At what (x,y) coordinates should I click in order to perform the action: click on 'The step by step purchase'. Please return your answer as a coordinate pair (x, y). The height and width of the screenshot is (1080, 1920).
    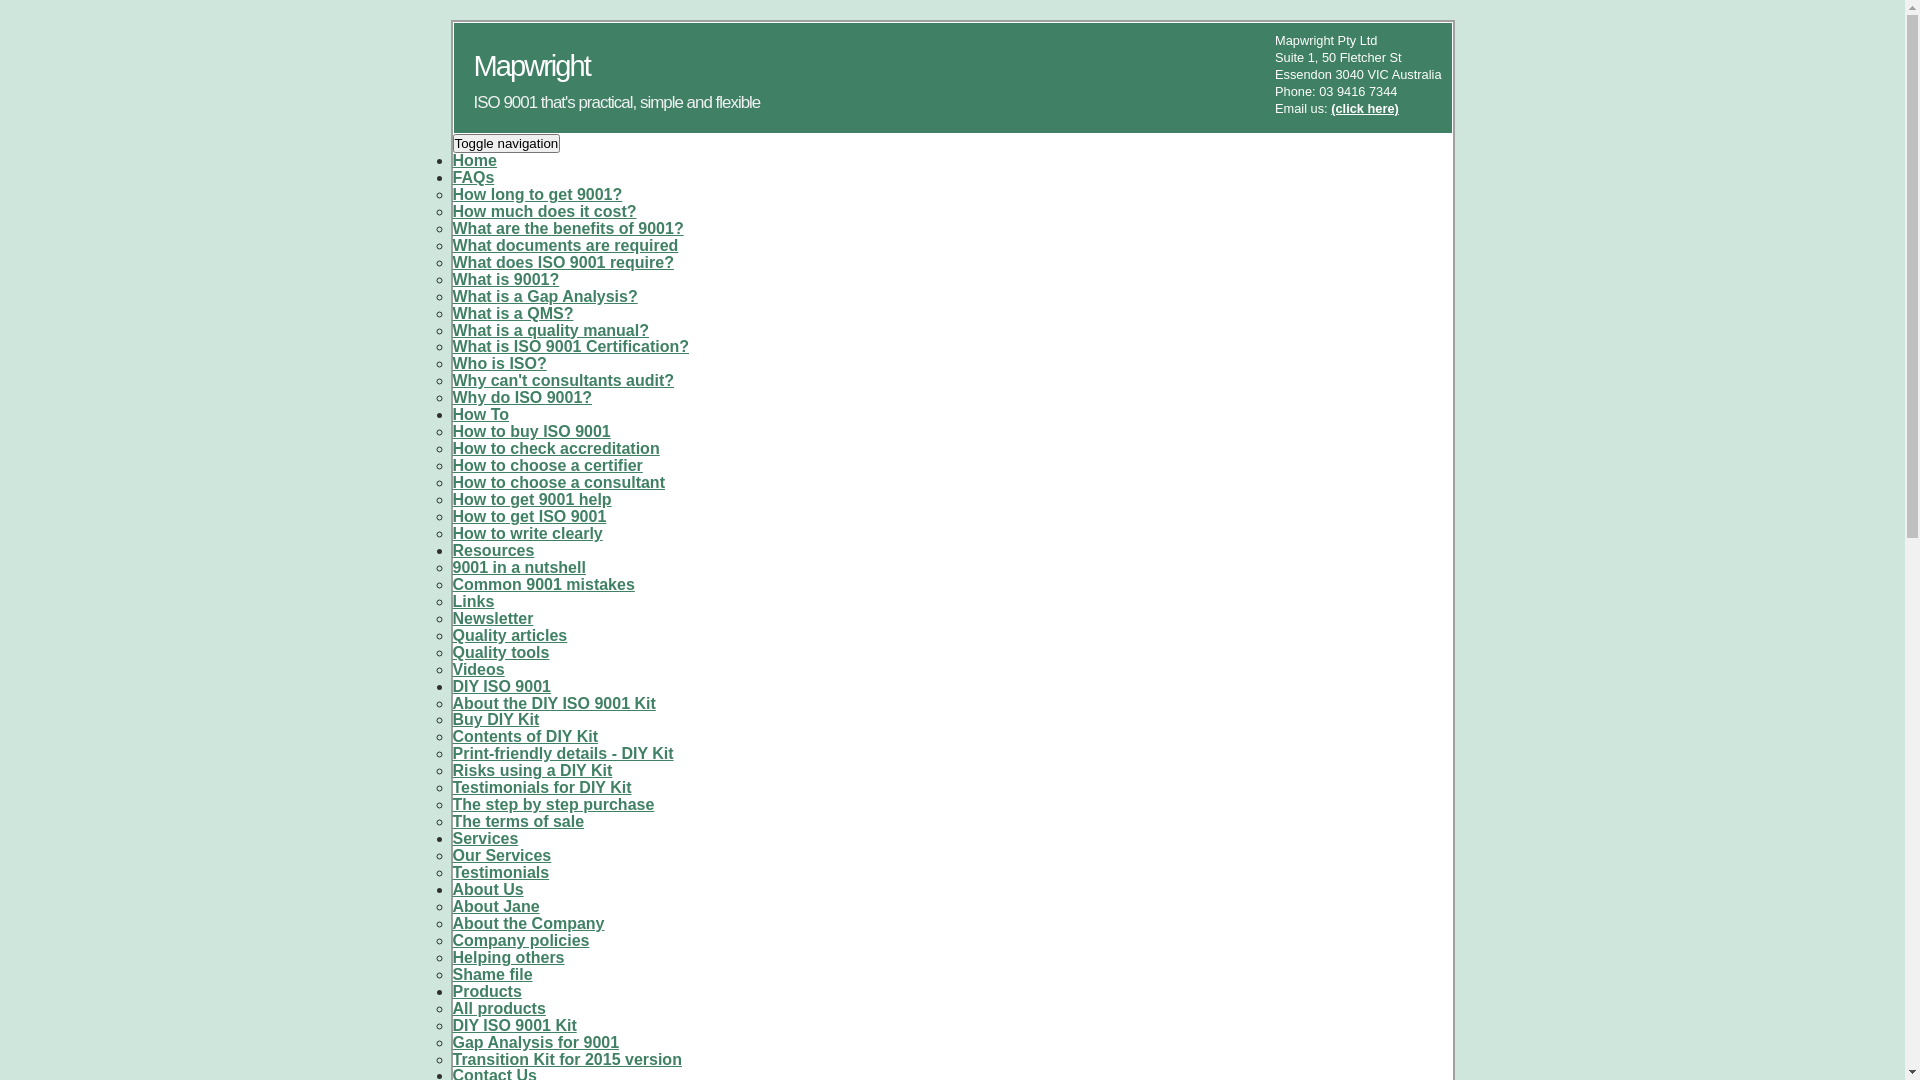
    Looking at the image, I should click on (552, 803).